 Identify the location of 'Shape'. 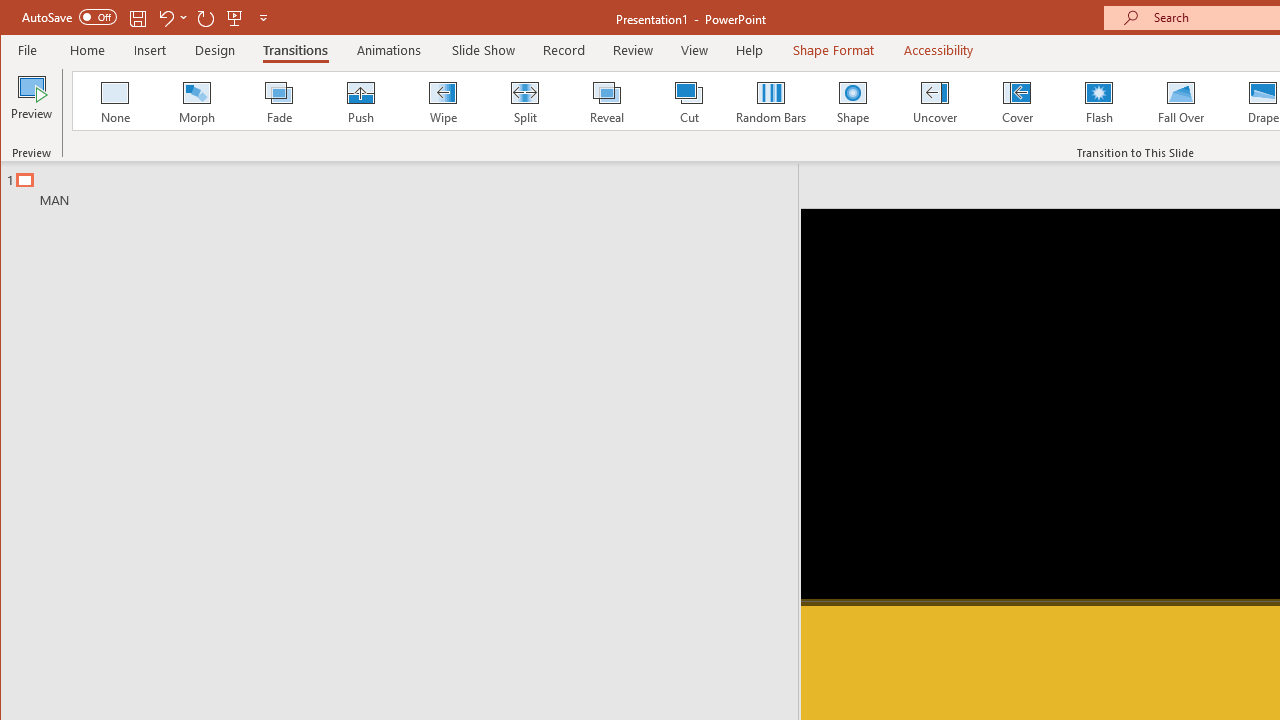
(852, 100).